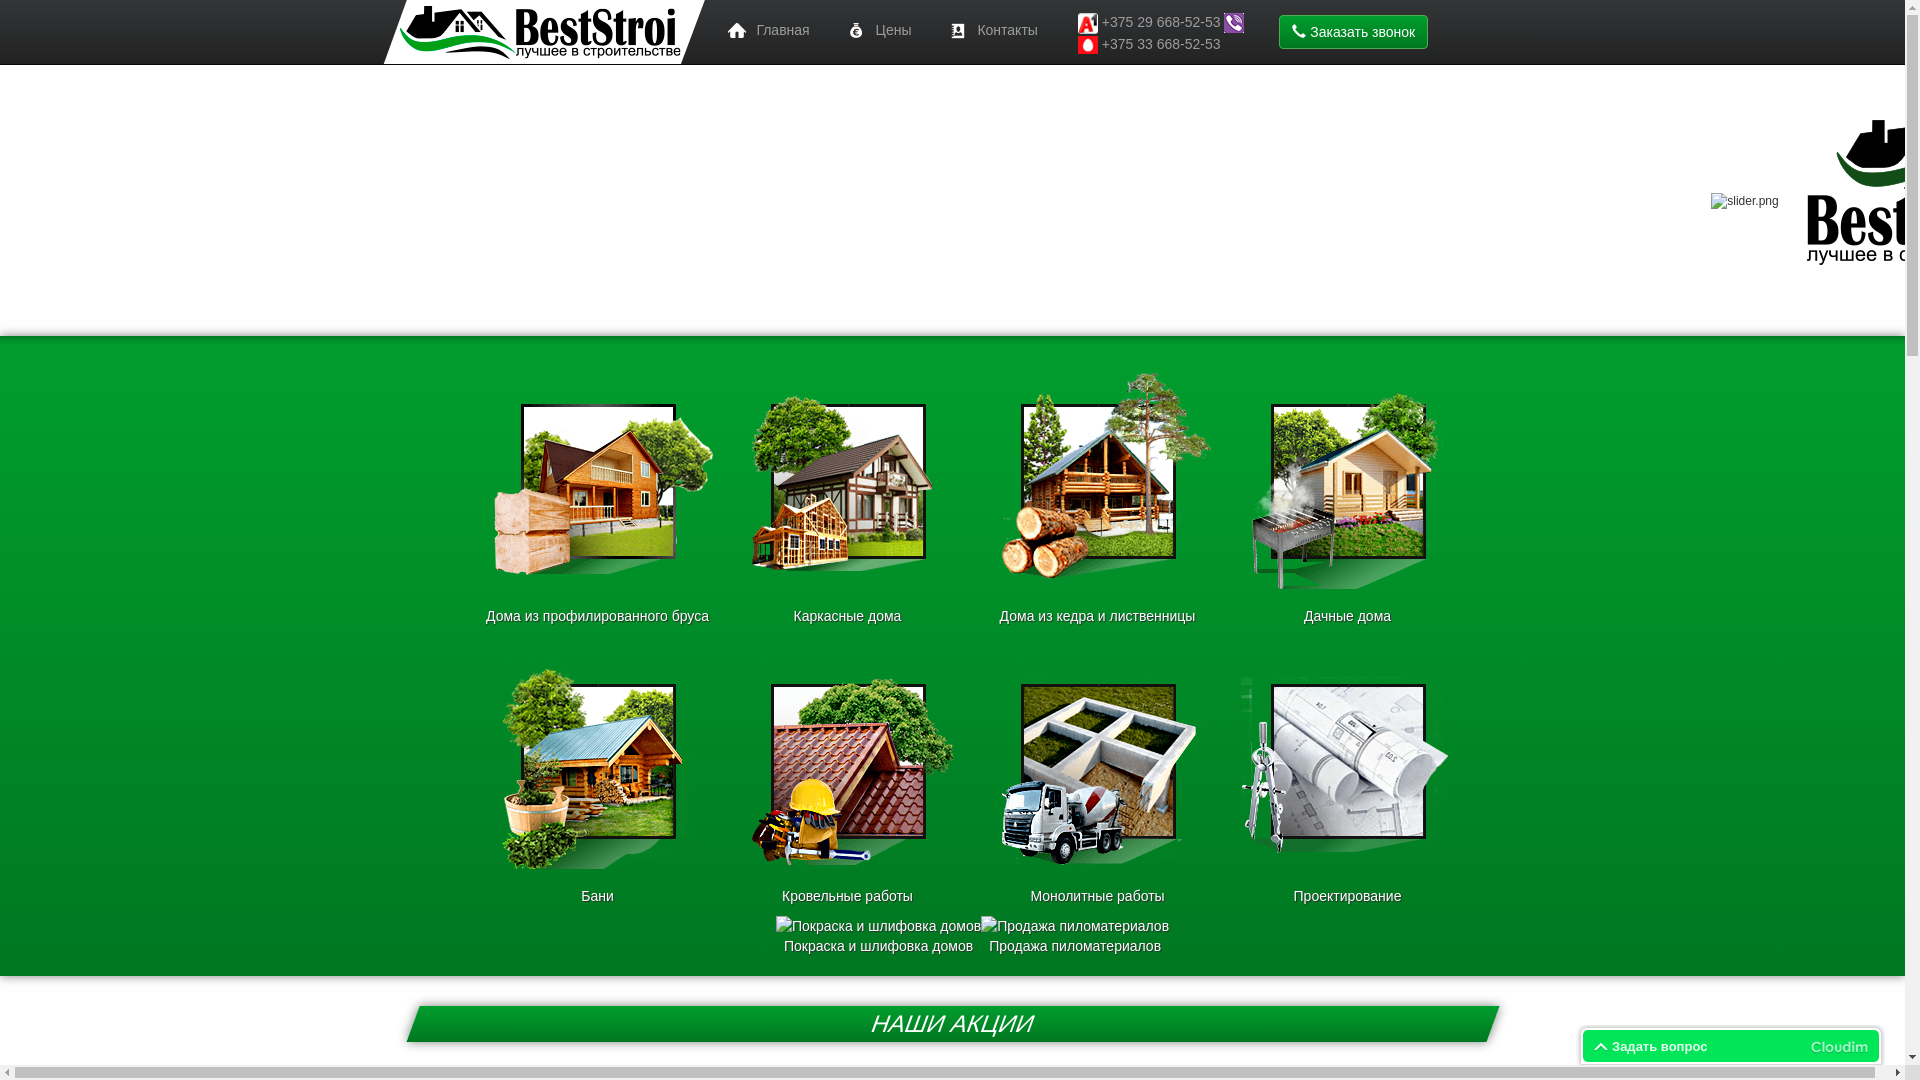 The image size is (1920, 1080). I want to click on '+375 33 668-52-53', so click(1161, 43).